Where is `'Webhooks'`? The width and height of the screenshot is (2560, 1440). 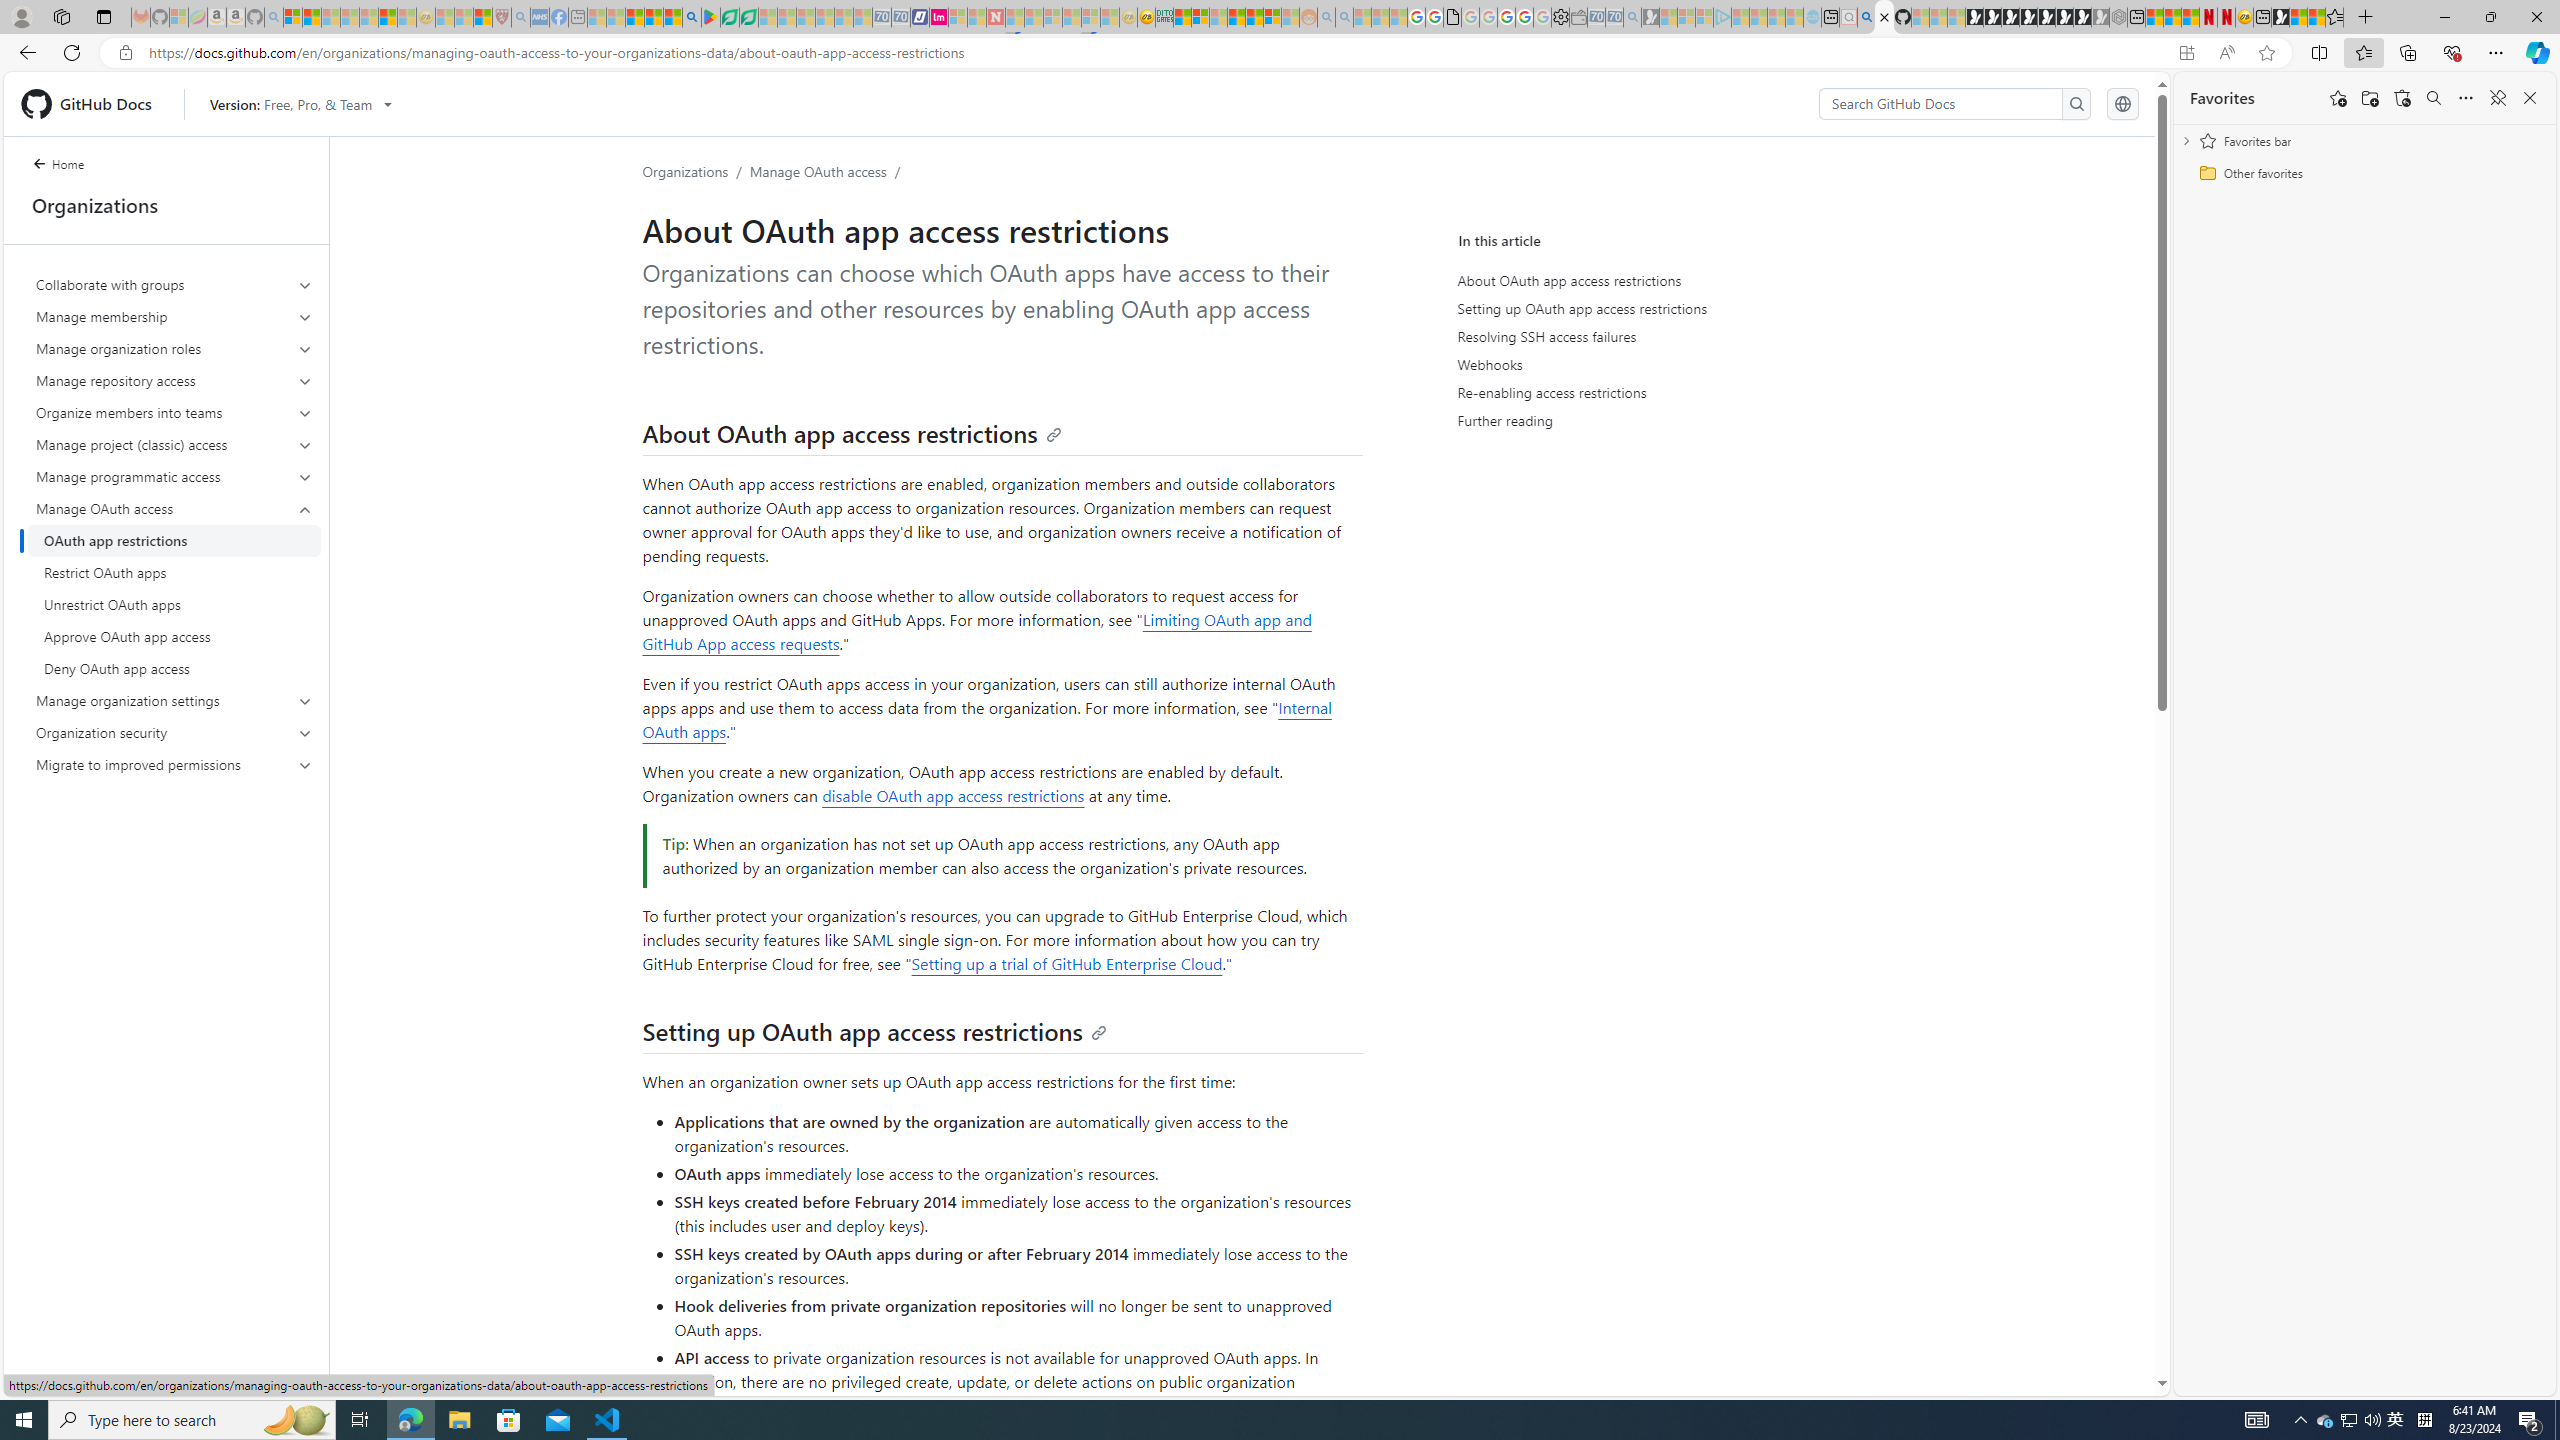 'Webhooks' is located at coordinates (1642, 364).